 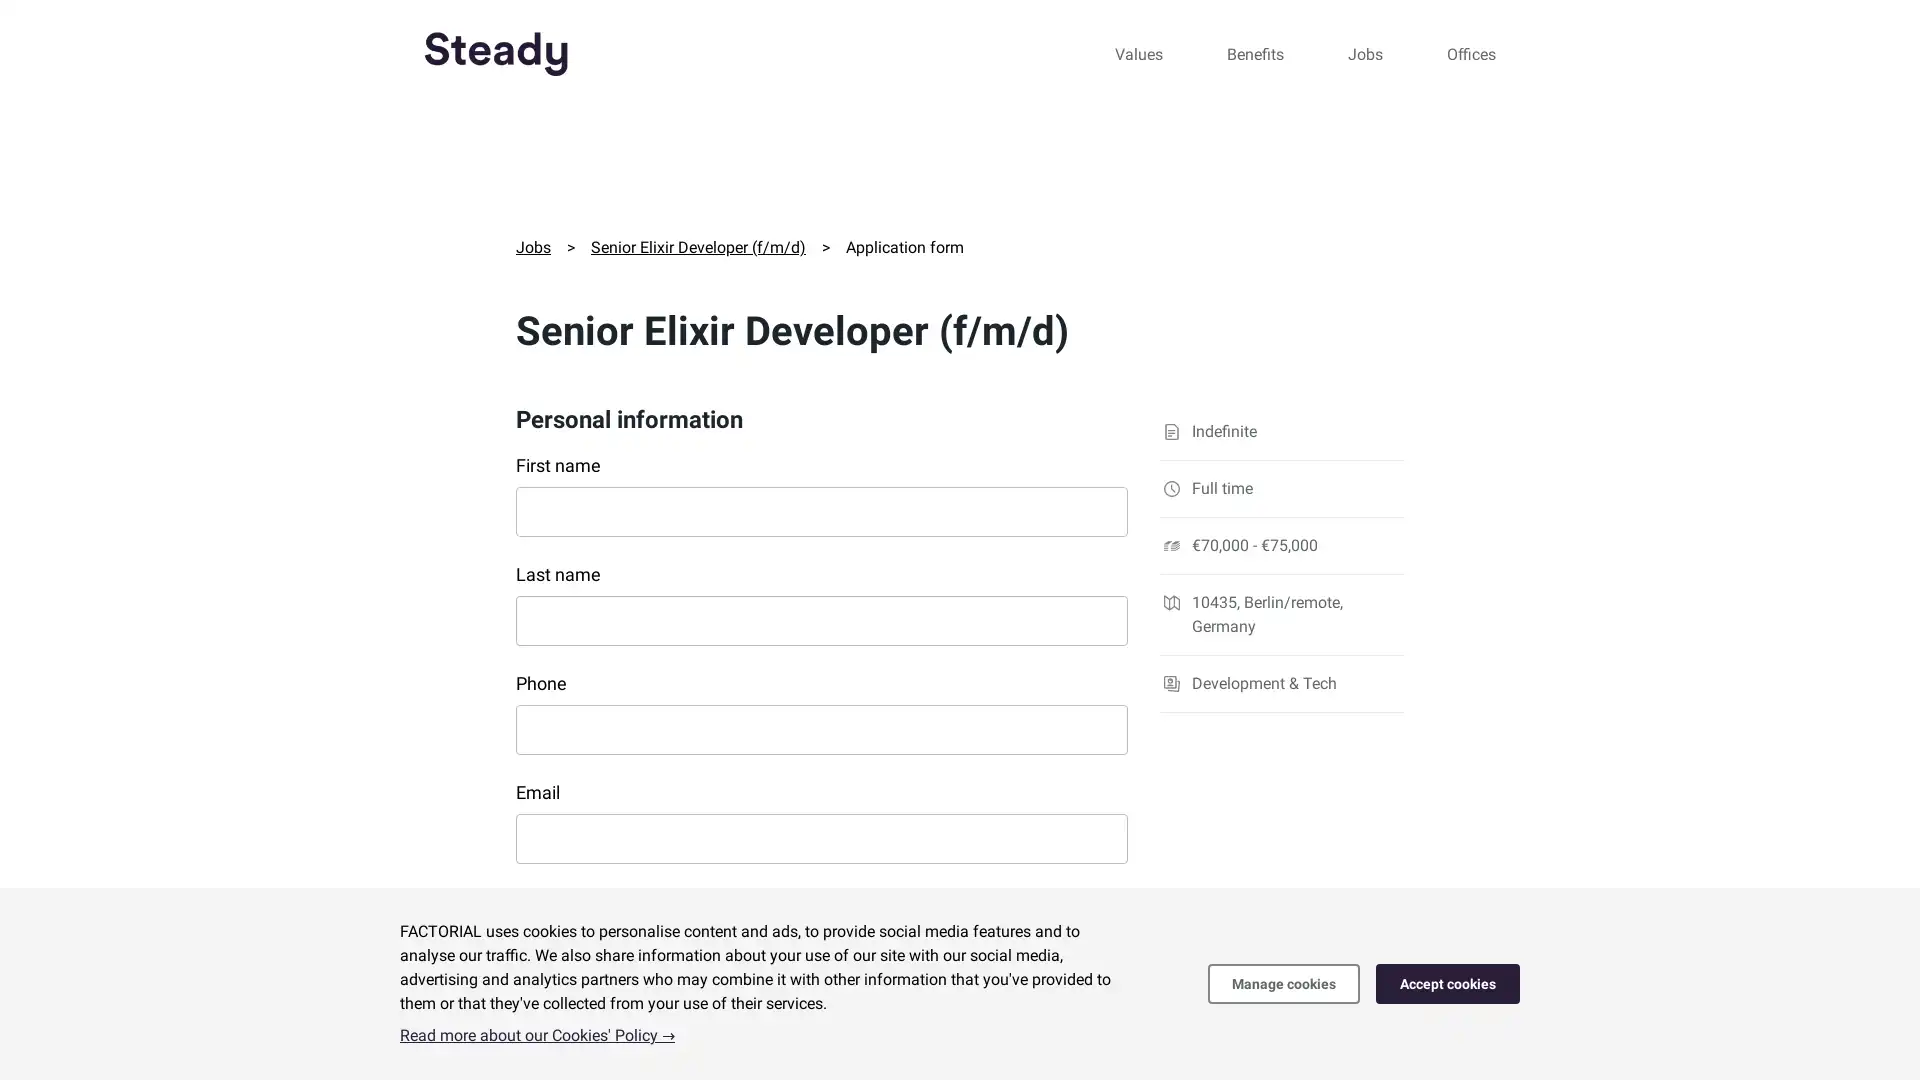 What do you see at coordinates (1448, 982) in the screenshot?
I see `Accept cookies` at bounding box center [1448, 982].